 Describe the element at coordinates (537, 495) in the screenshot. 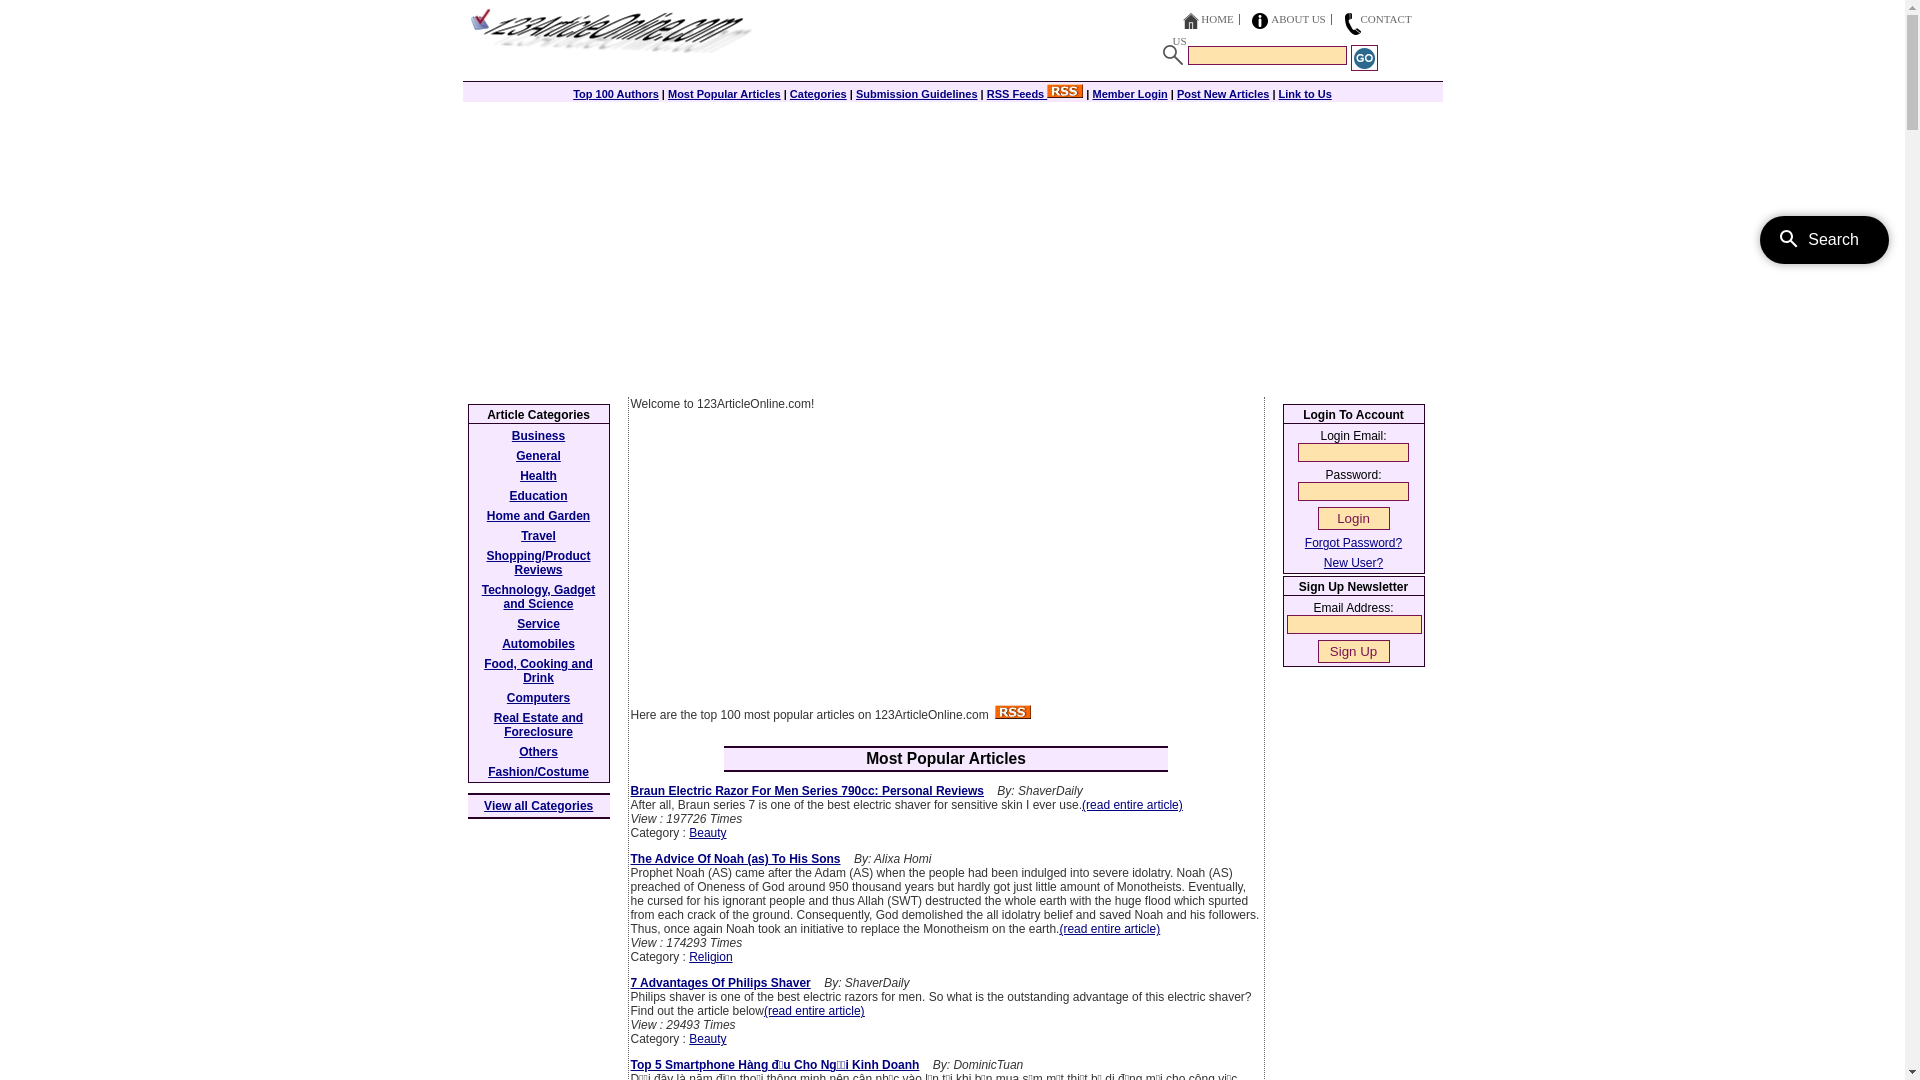

I see `'Education'` at that location.